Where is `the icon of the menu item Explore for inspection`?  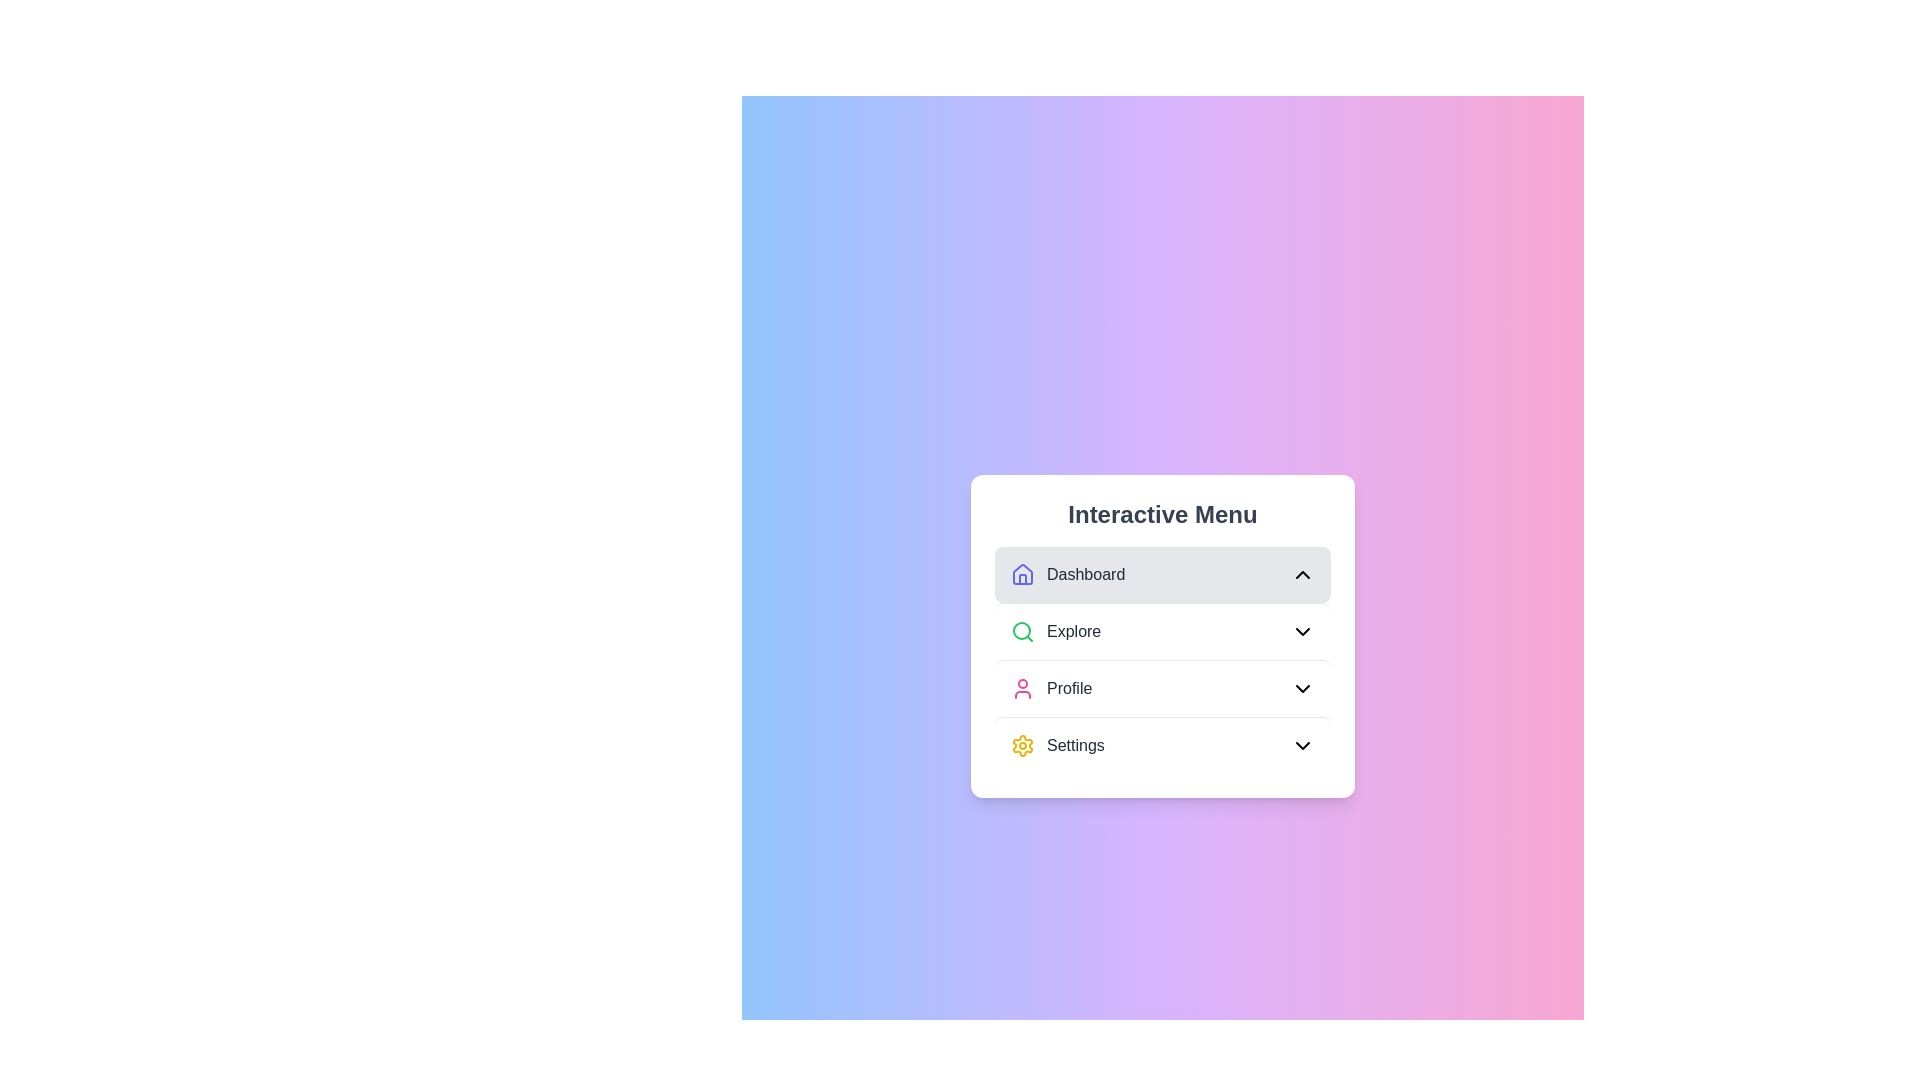
the icon of the menu item Explore for inspection is located at coordinates (1022, 631).